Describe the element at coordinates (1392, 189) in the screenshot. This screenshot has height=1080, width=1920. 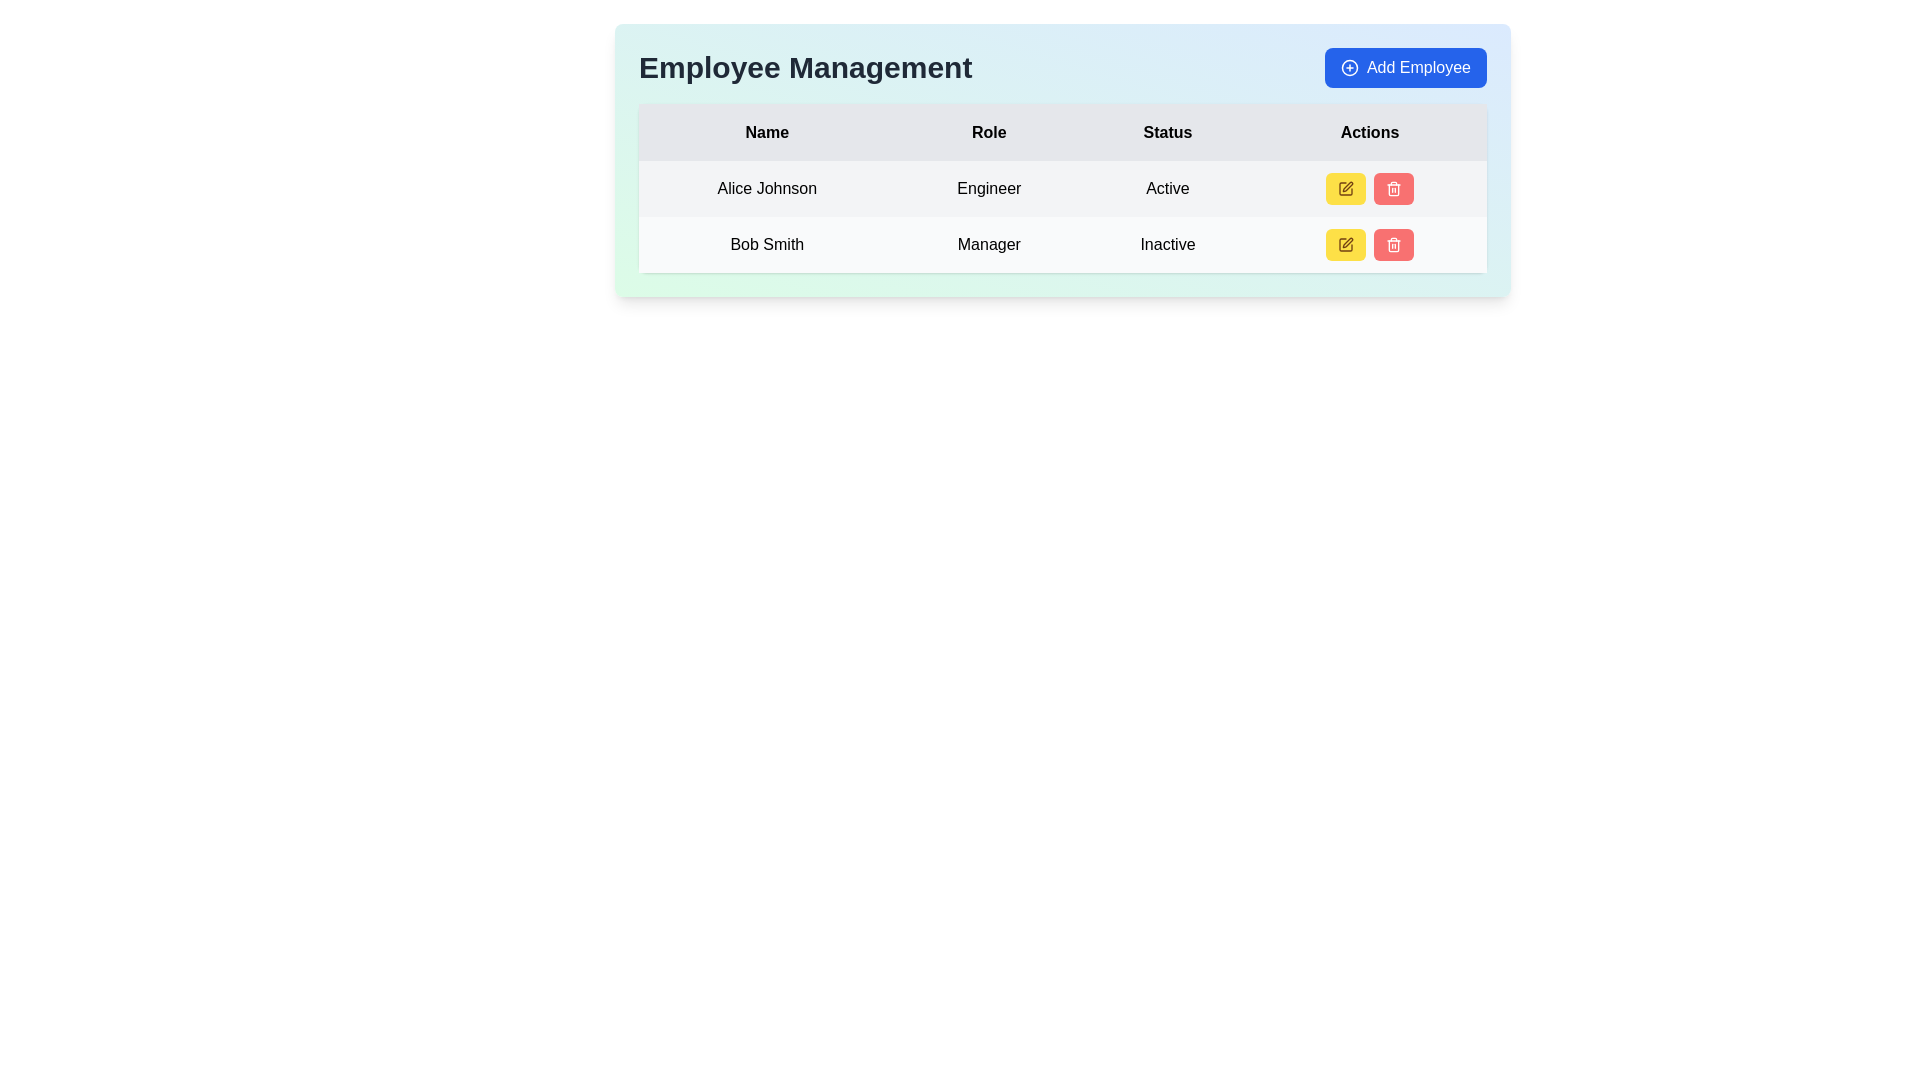
I see `the deletion button located in the 'Actions' column of the first row under 'Employee Management', which is immediately to the right of the yellow edit button` at that location.